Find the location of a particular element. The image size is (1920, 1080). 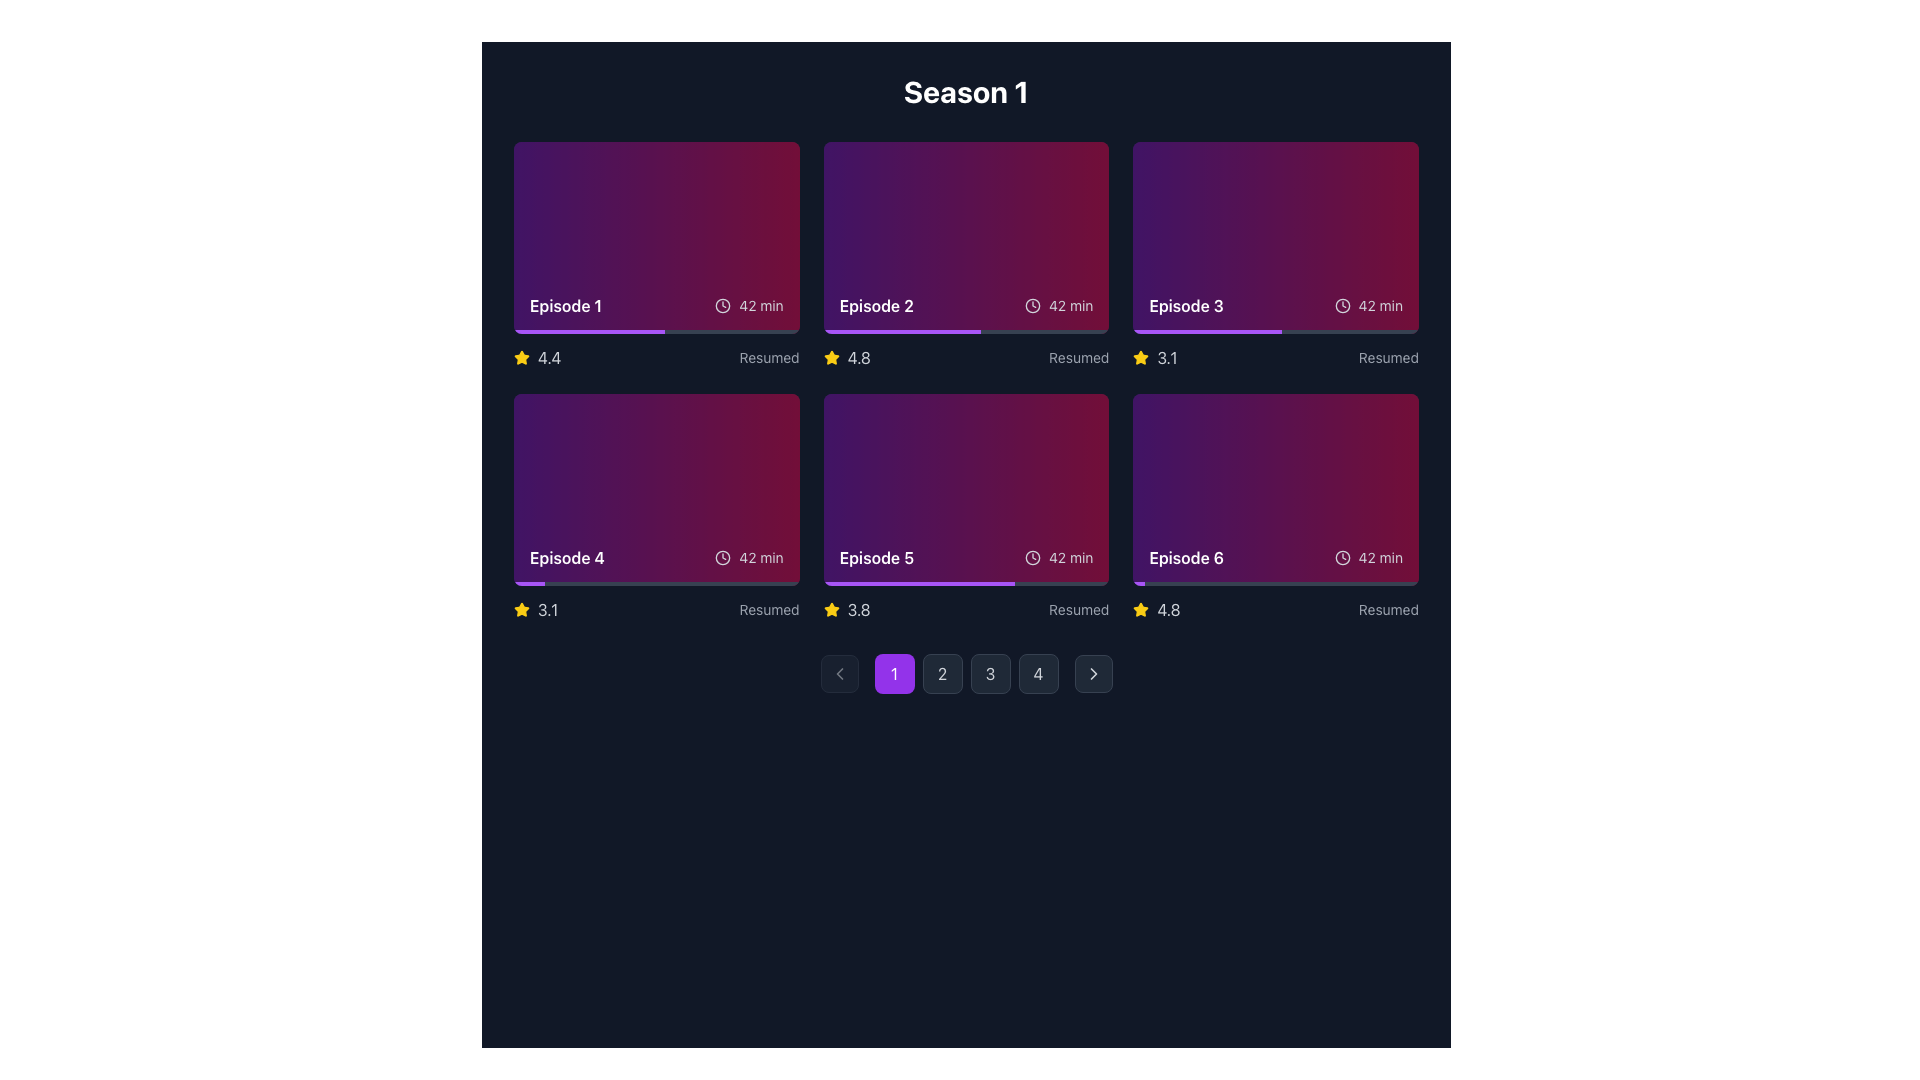

the text label 'Episode 1' which is styled with a bold white font and located within the first content card of the 3x2 grid under the section titled 'Season 1' is located at coordinates (565, 305).